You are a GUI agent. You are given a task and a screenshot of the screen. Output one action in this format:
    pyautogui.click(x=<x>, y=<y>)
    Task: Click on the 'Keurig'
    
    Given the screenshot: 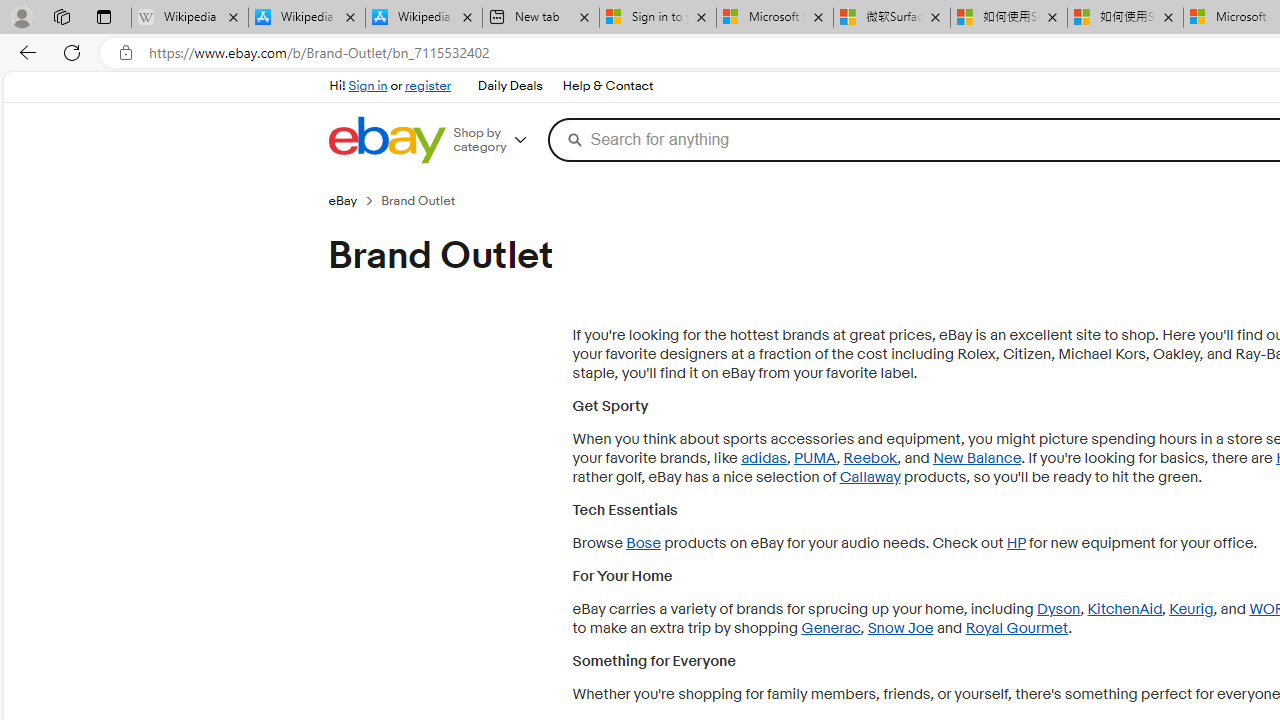 What is the action you would take?
    pyautogui.click(x=1191, y=608)
    